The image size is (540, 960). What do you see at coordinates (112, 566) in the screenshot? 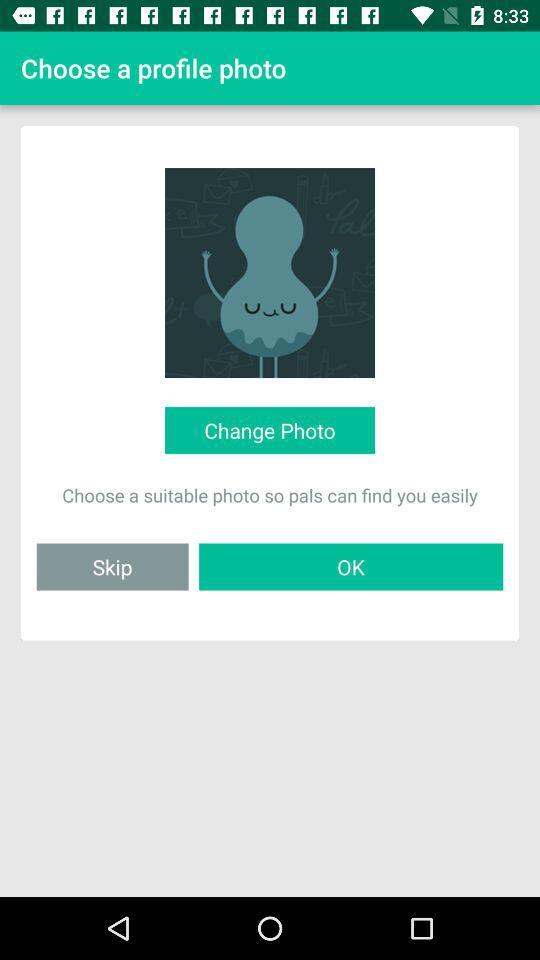
I see `the icon to the left of ok item` at bounding box center [112, 566].